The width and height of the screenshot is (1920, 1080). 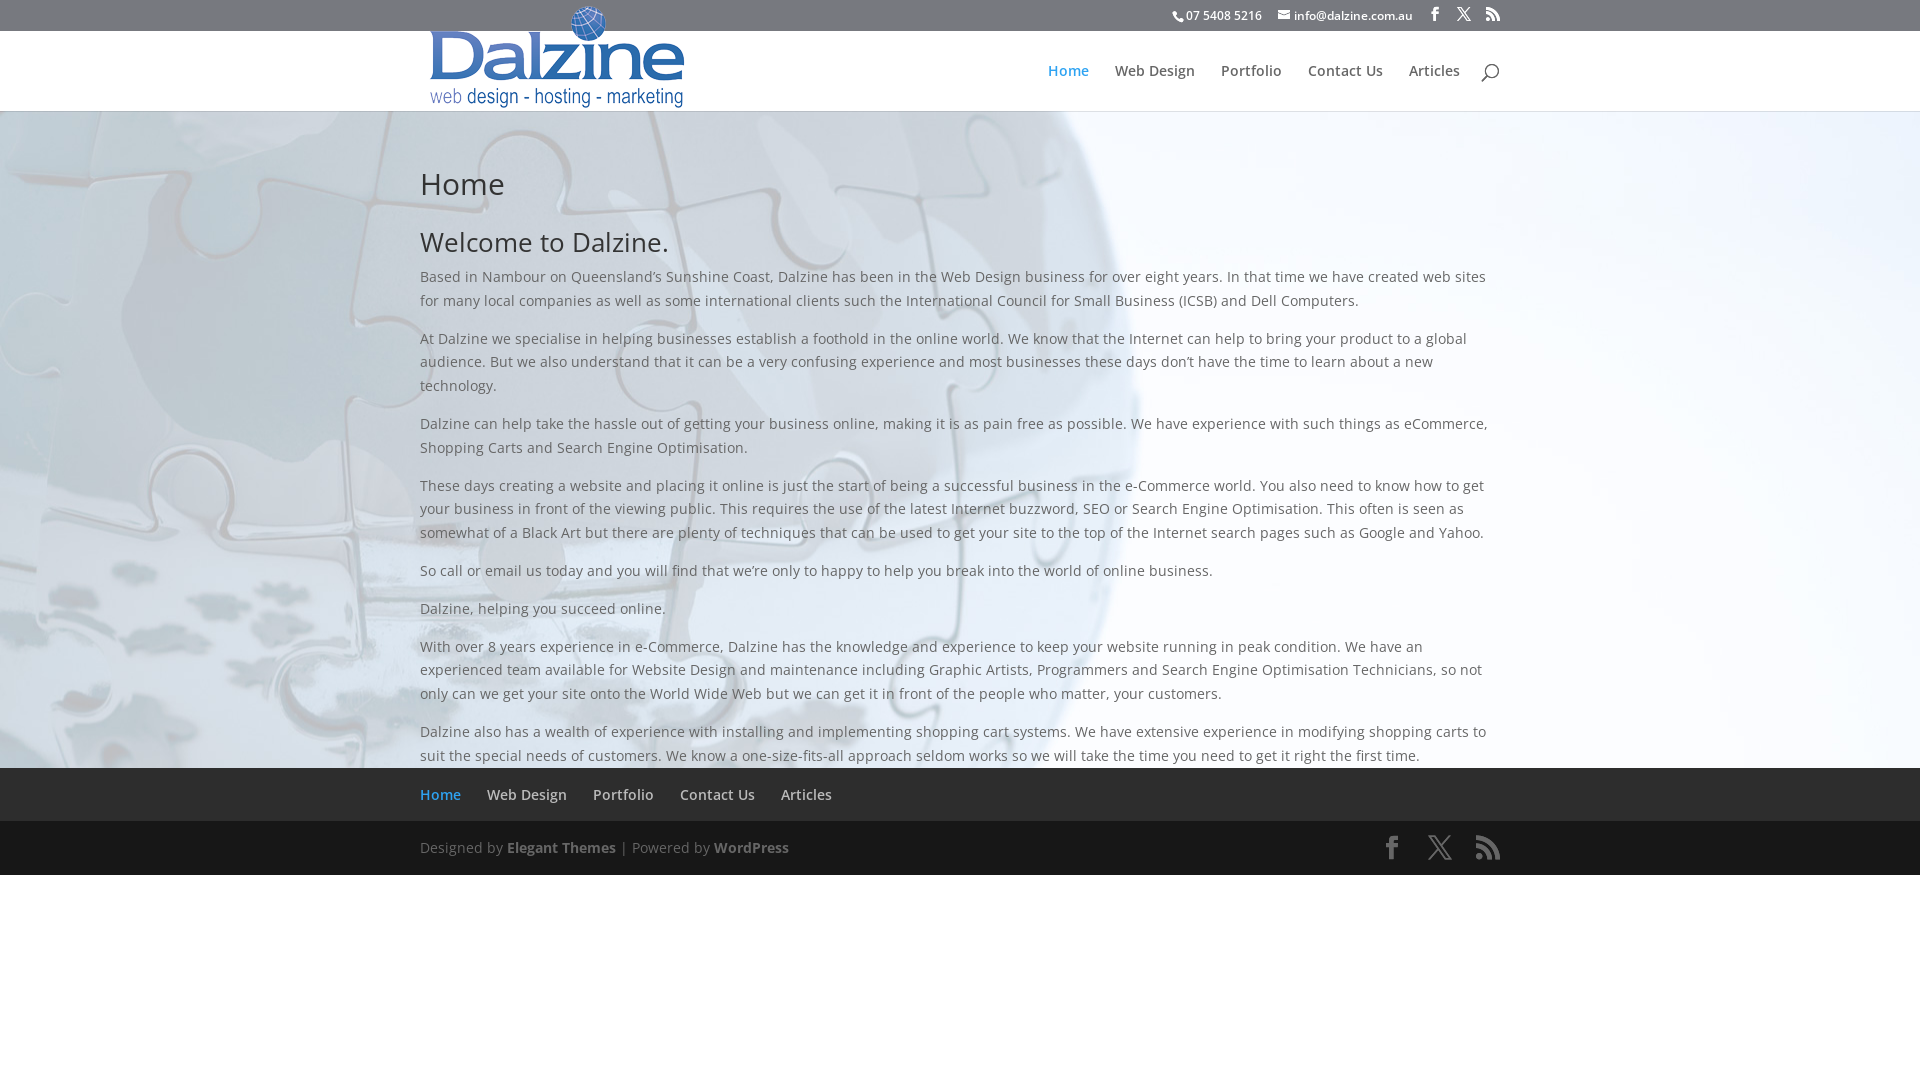 What do you see at coordinates (622, 793) in the screenshot?
I see `'Portfolio'` at bounding box center [622, 793].